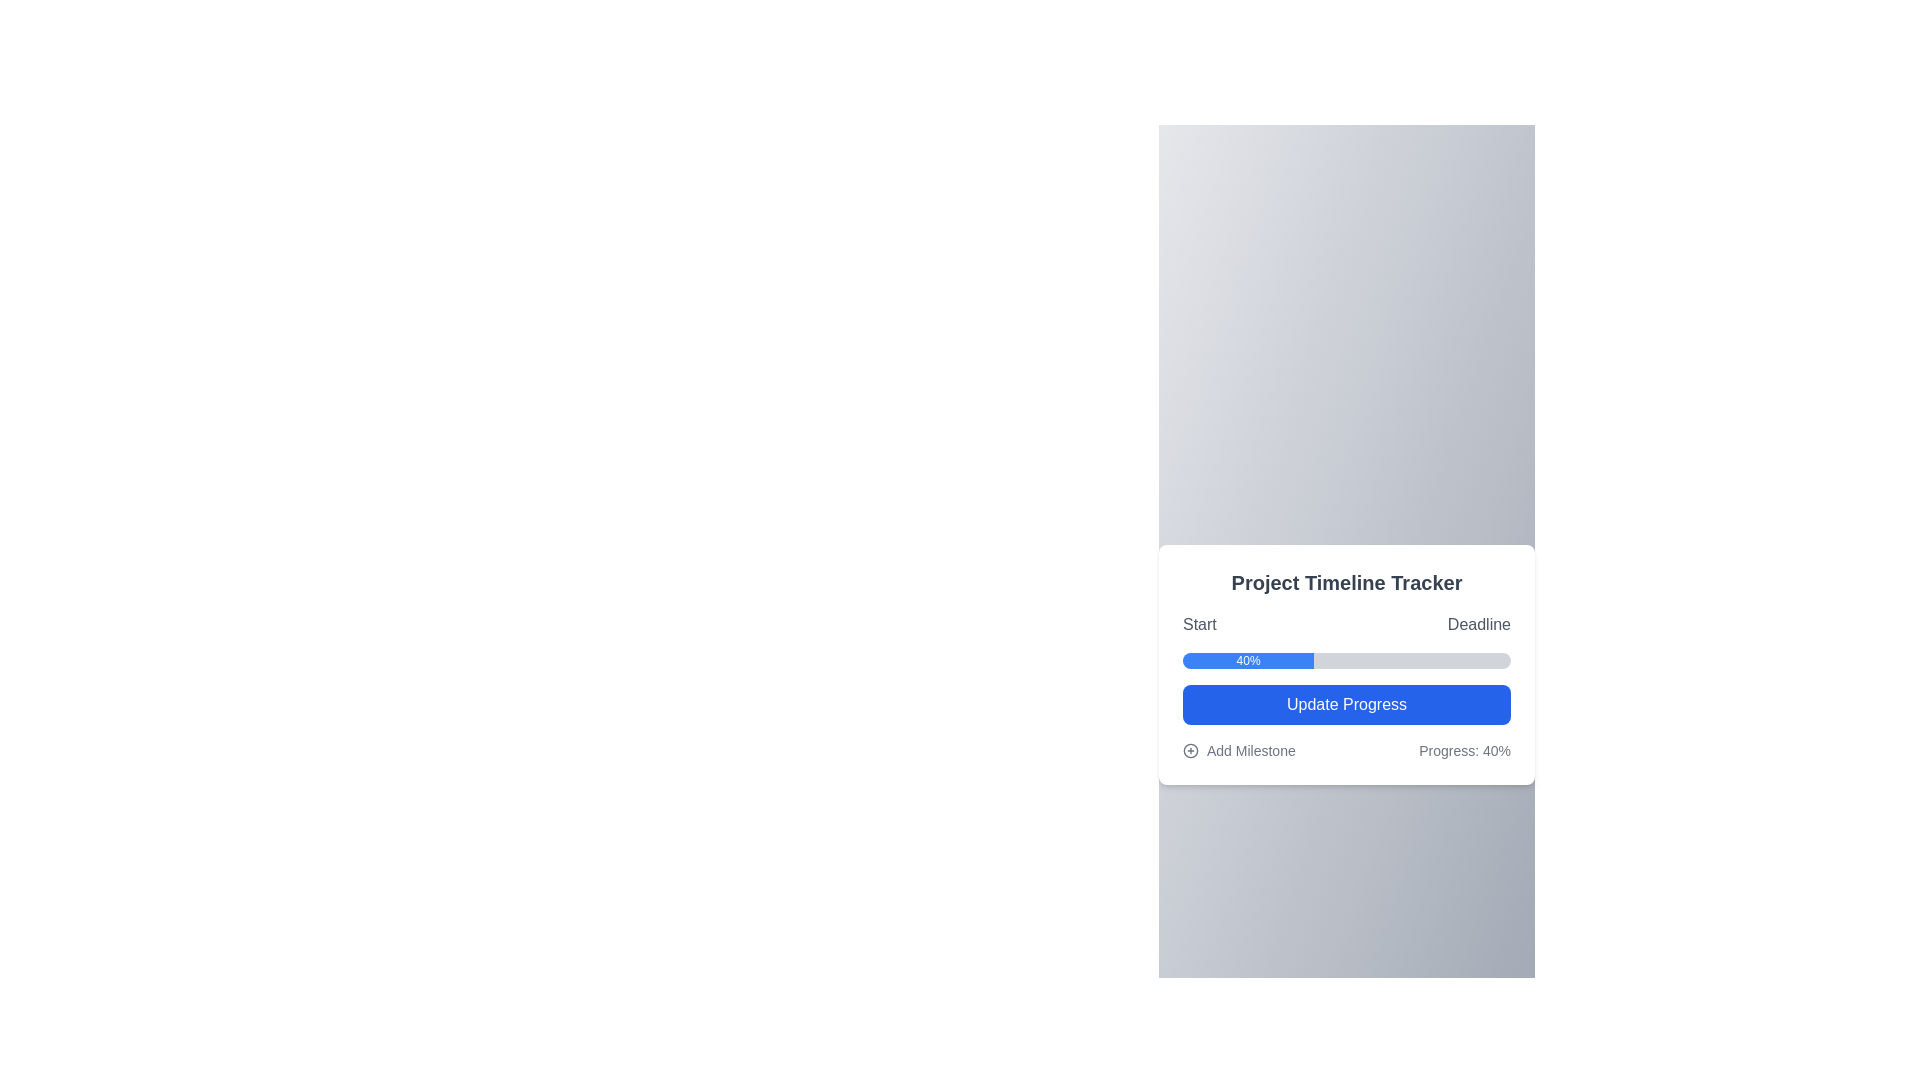 This screenshot has height=1080, width=1920. What do you see at coordinates (1199, 623) in the screenshot?
I see `text label displaying 'Start' which is positioned at the top left of a horizontal layout containing another label 'Deadline'` at bounding box center [1199, 623].